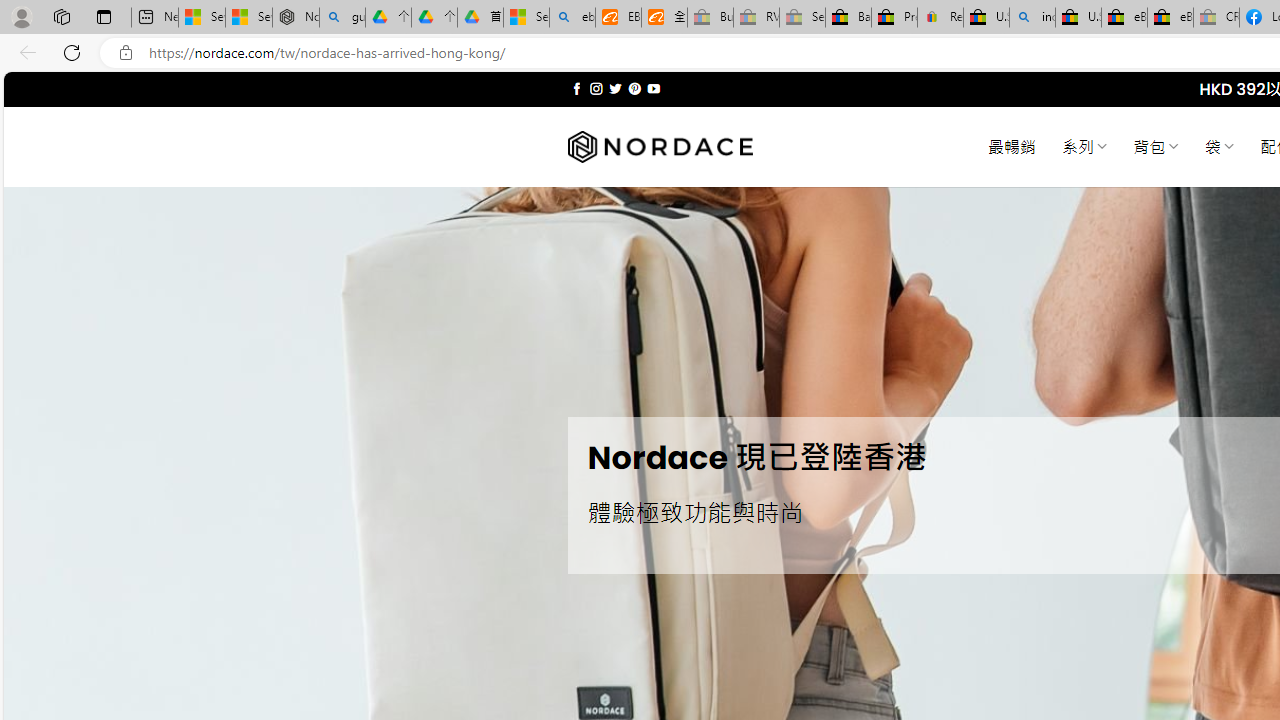 Image resolution: width=1280 pixels, height=720 pixels. I want to click on 'Follow on YouTube', so click(653, 88).